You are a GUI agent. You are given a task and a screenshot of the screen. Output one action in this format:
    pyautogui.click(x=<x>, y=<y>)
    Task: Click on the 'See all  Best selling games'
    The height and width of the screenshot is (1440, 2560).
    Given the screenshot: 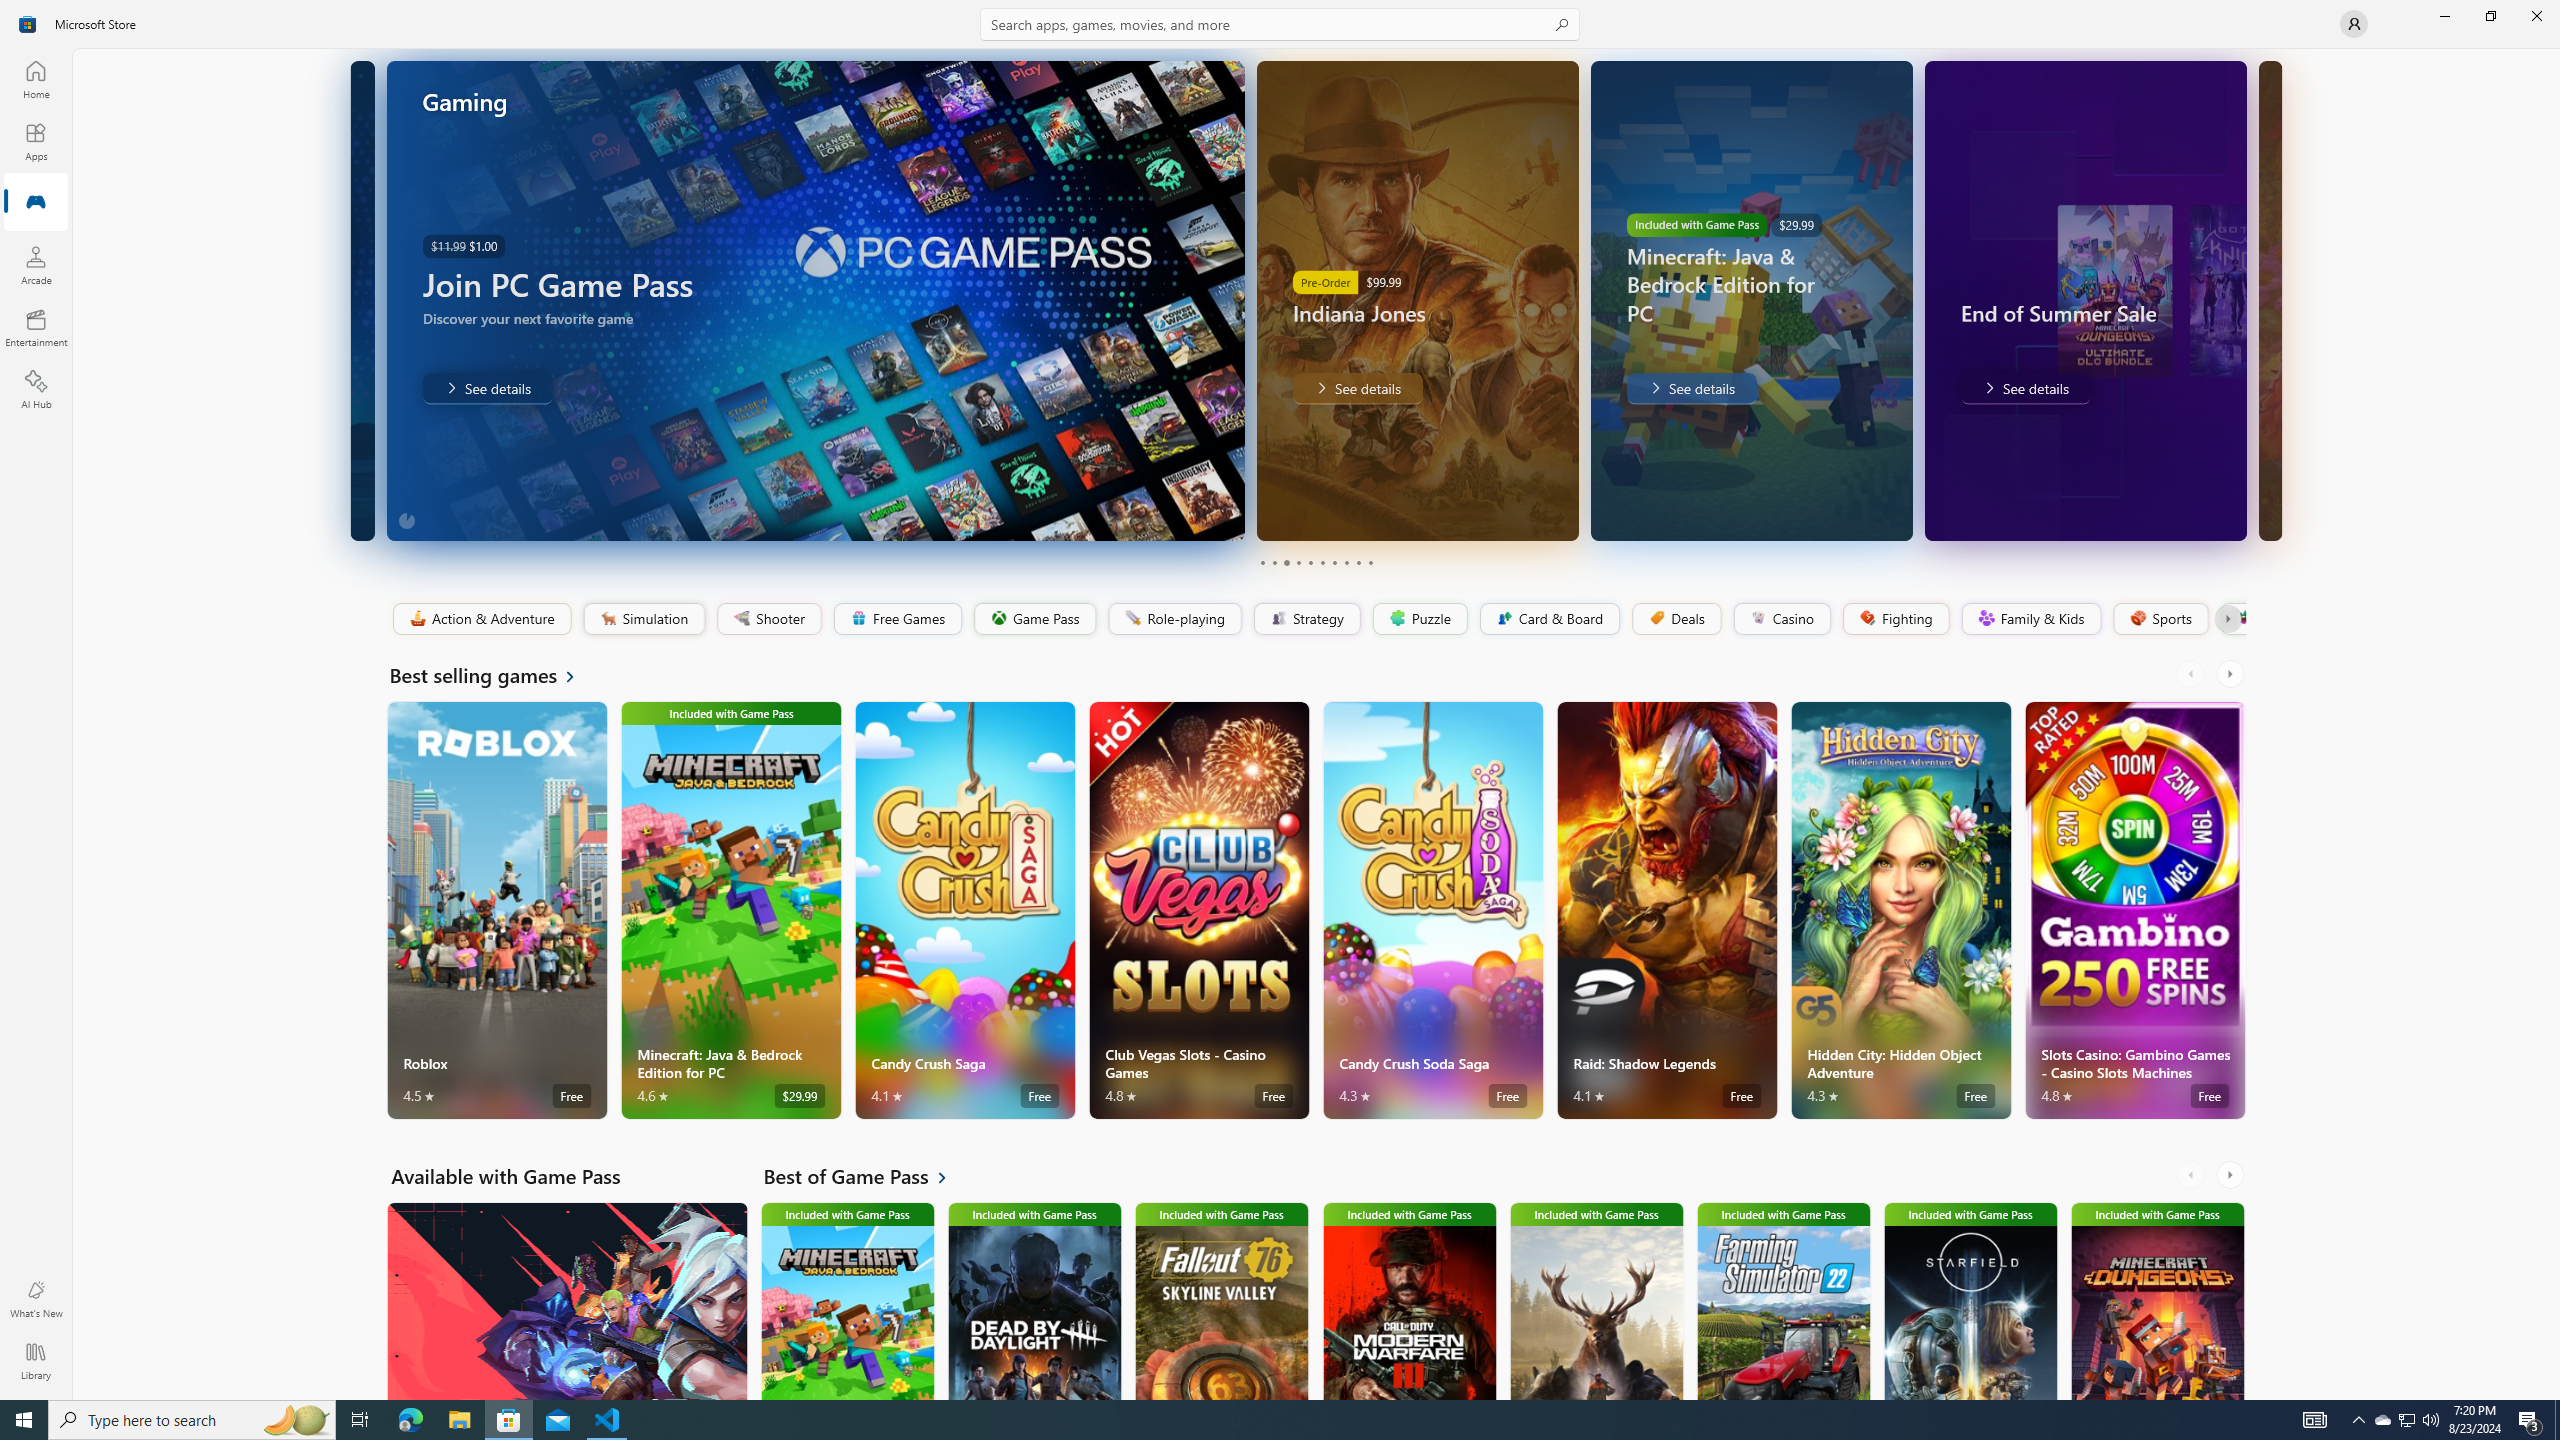 What is the action you would take?
    pyautogui.click(x=493, y=674)
    